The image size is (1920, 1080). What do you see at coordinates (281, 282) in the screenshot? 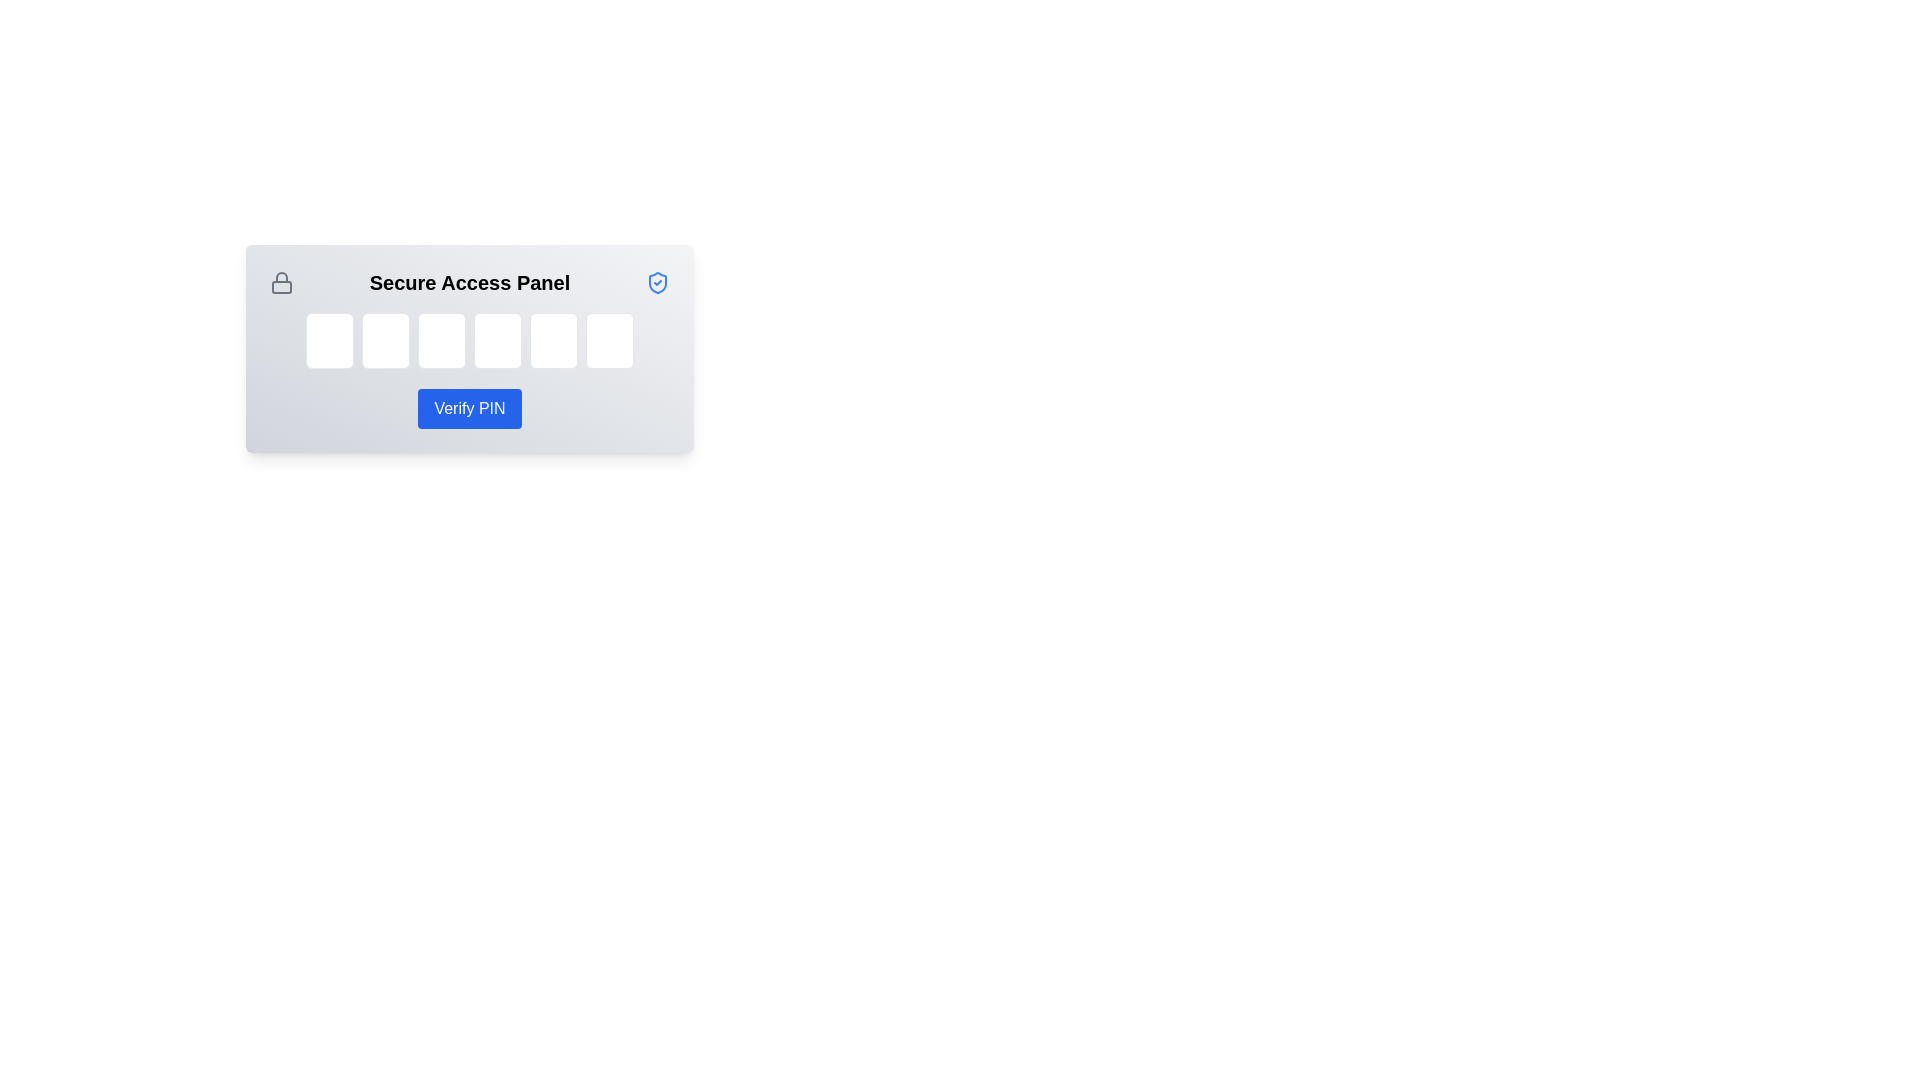
I see `the lock-shaped icon, which is a monochrome, minimalistic design located to the left of the 'Secure Access Panel' text` at bounding box center [281, 282].